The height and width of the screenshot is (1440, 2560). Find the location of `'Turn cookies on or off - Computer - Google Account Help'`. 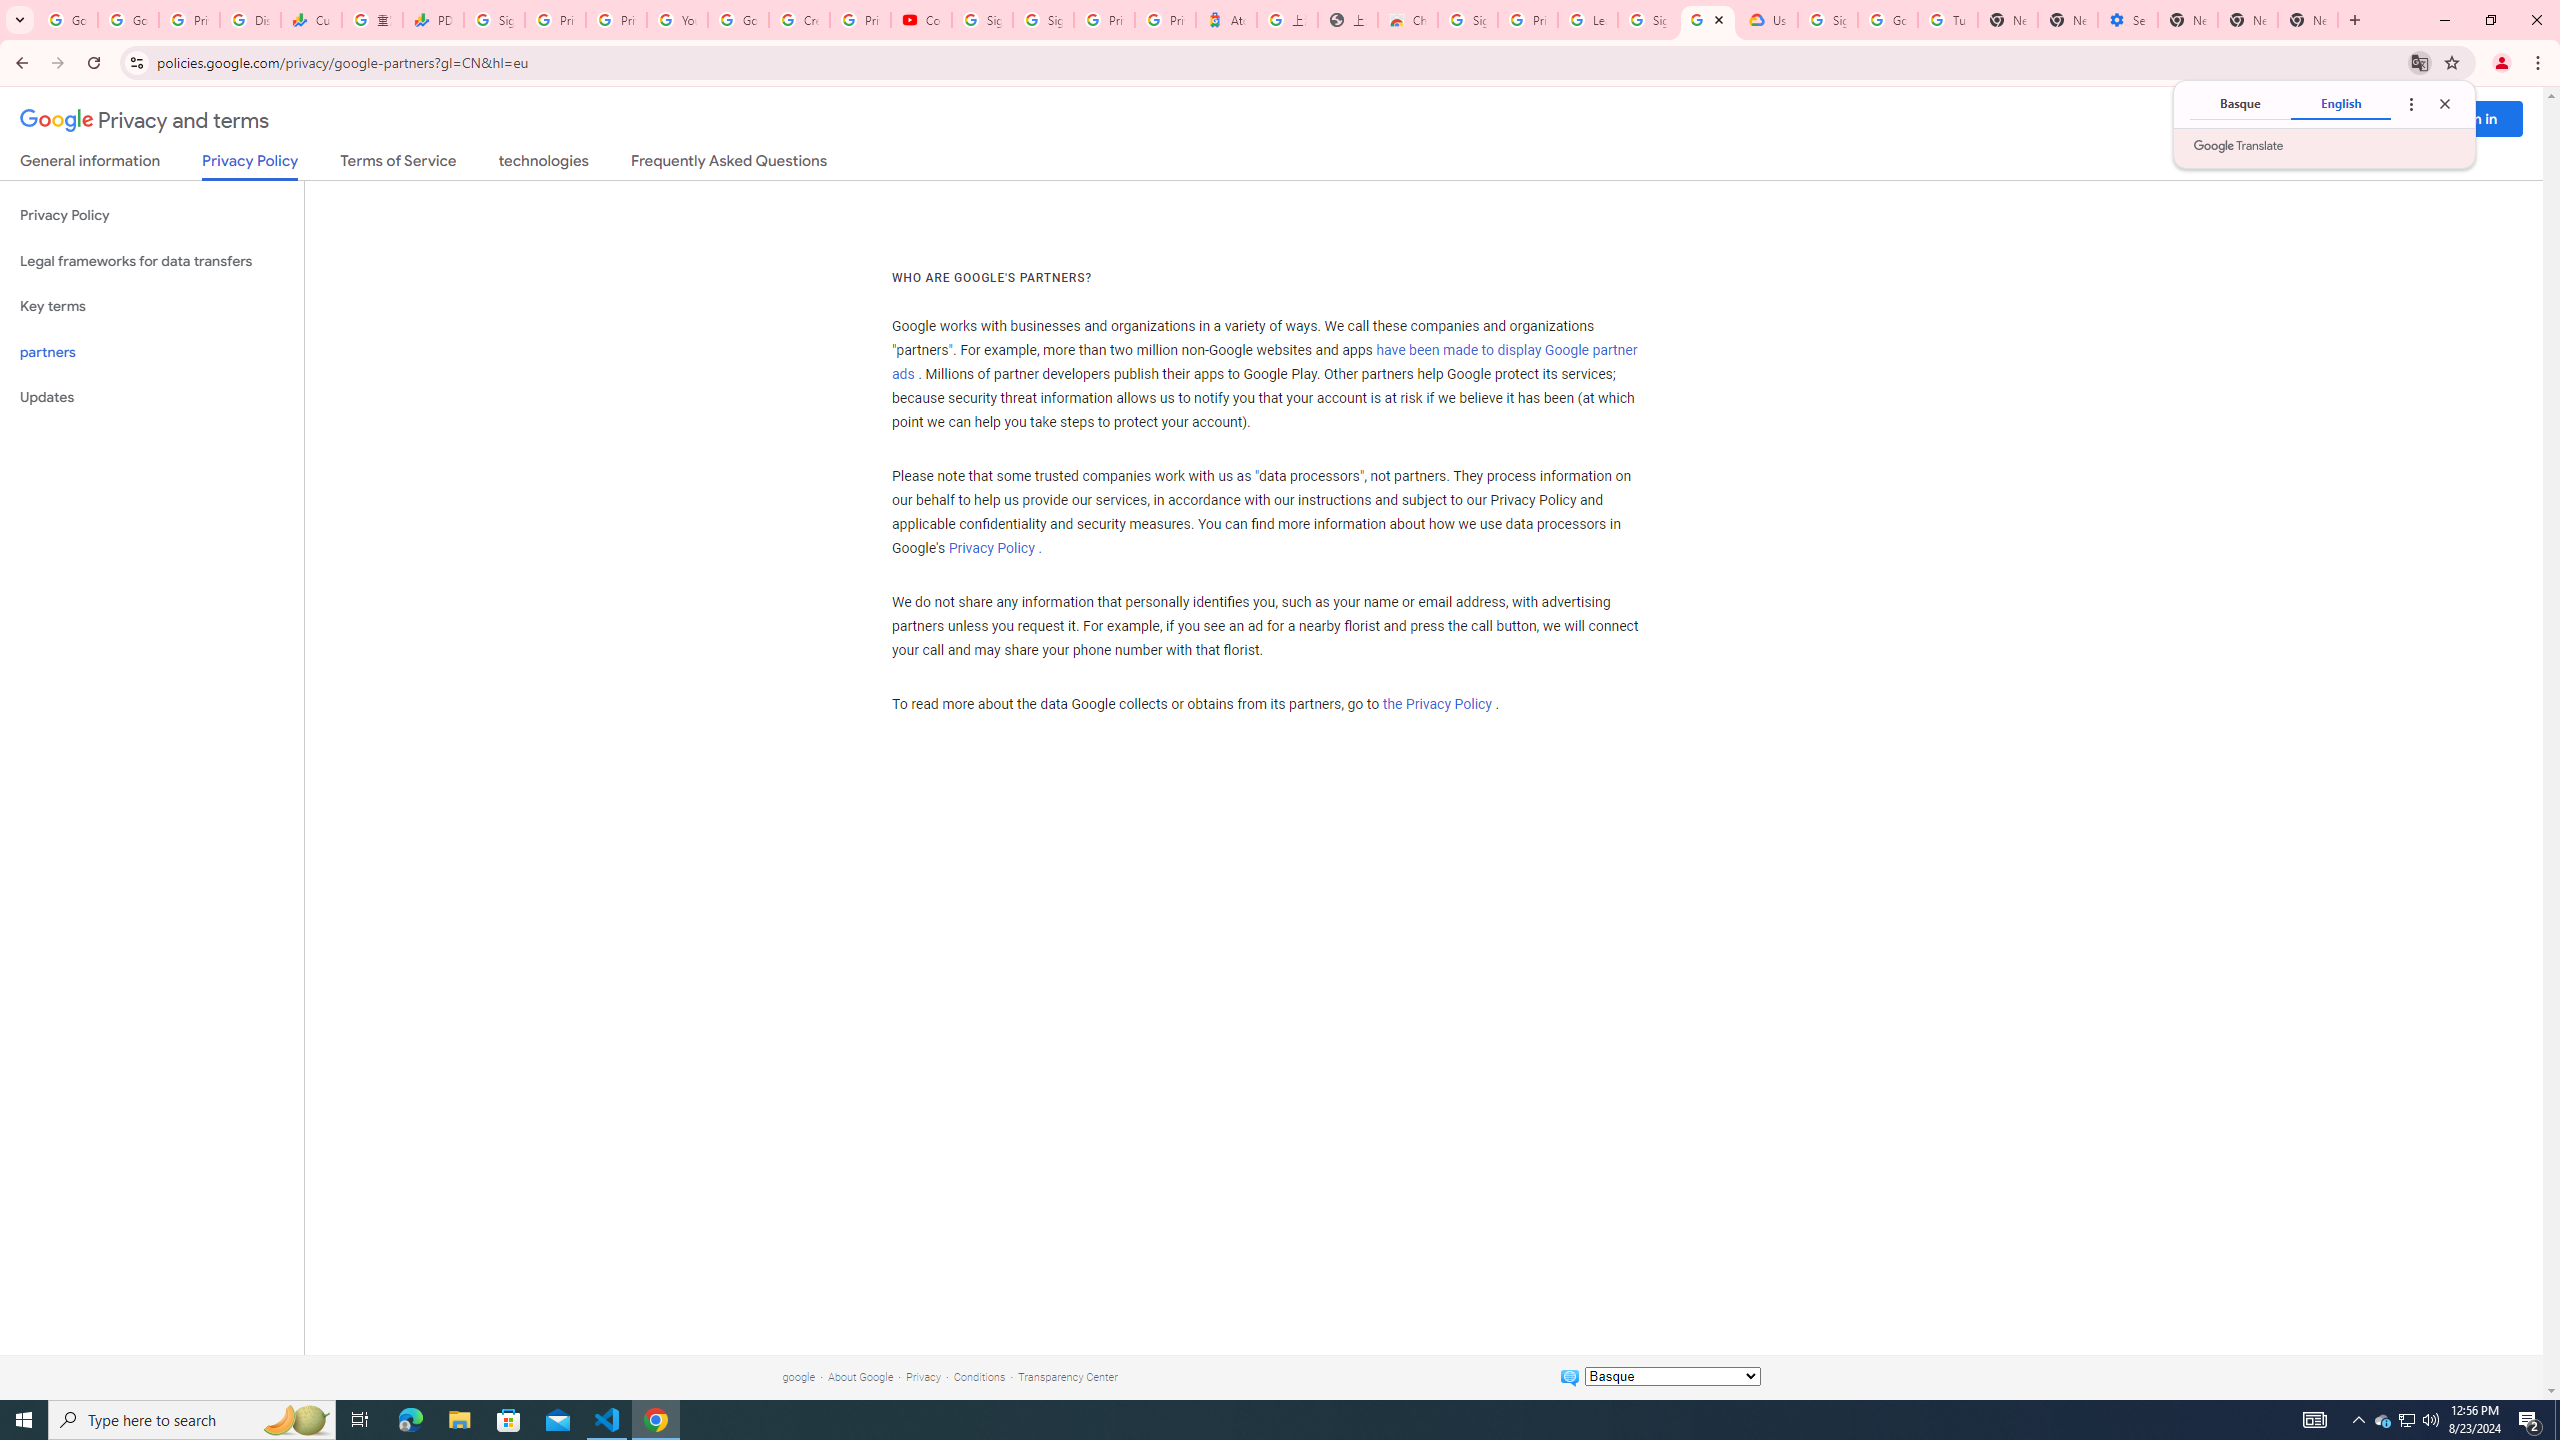

'Turn cookies on or off - Computer - Google Account Help' is located at coordinates (1948, 19).